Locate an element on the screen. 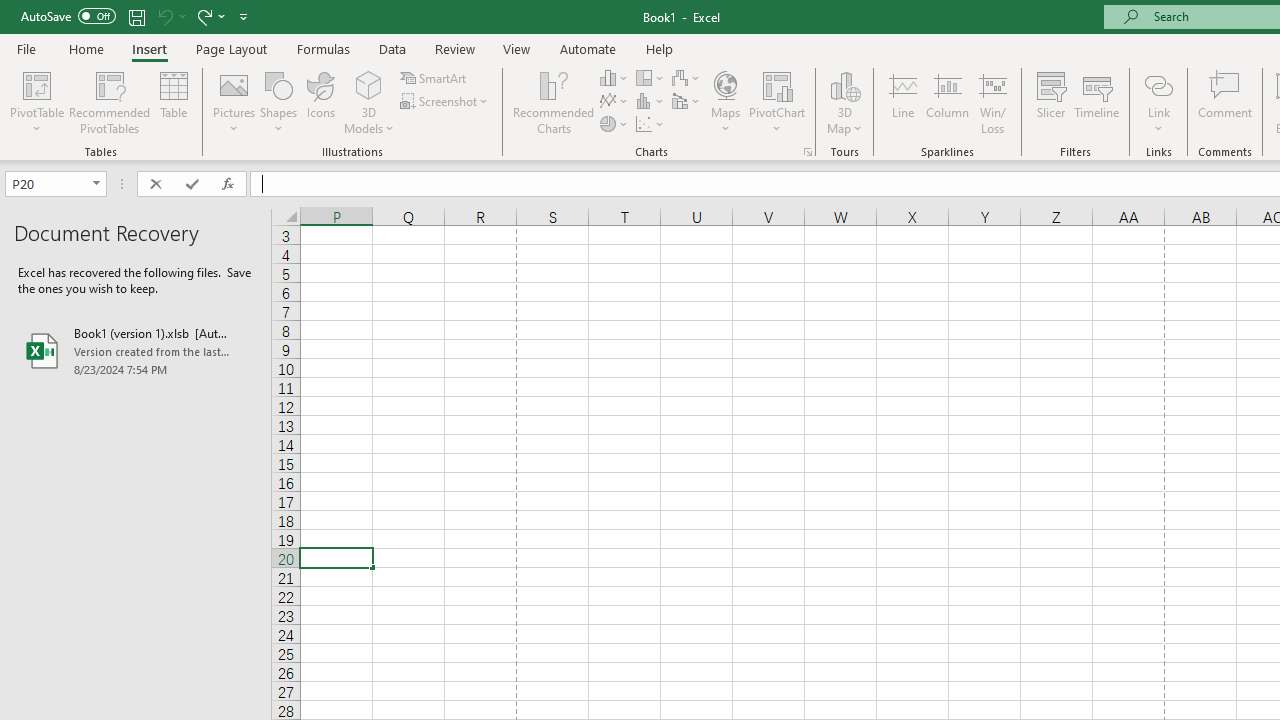 The height and width of the screenshot is (720, 1280). 'Win/Loss' is located at coordinates (992, 103).